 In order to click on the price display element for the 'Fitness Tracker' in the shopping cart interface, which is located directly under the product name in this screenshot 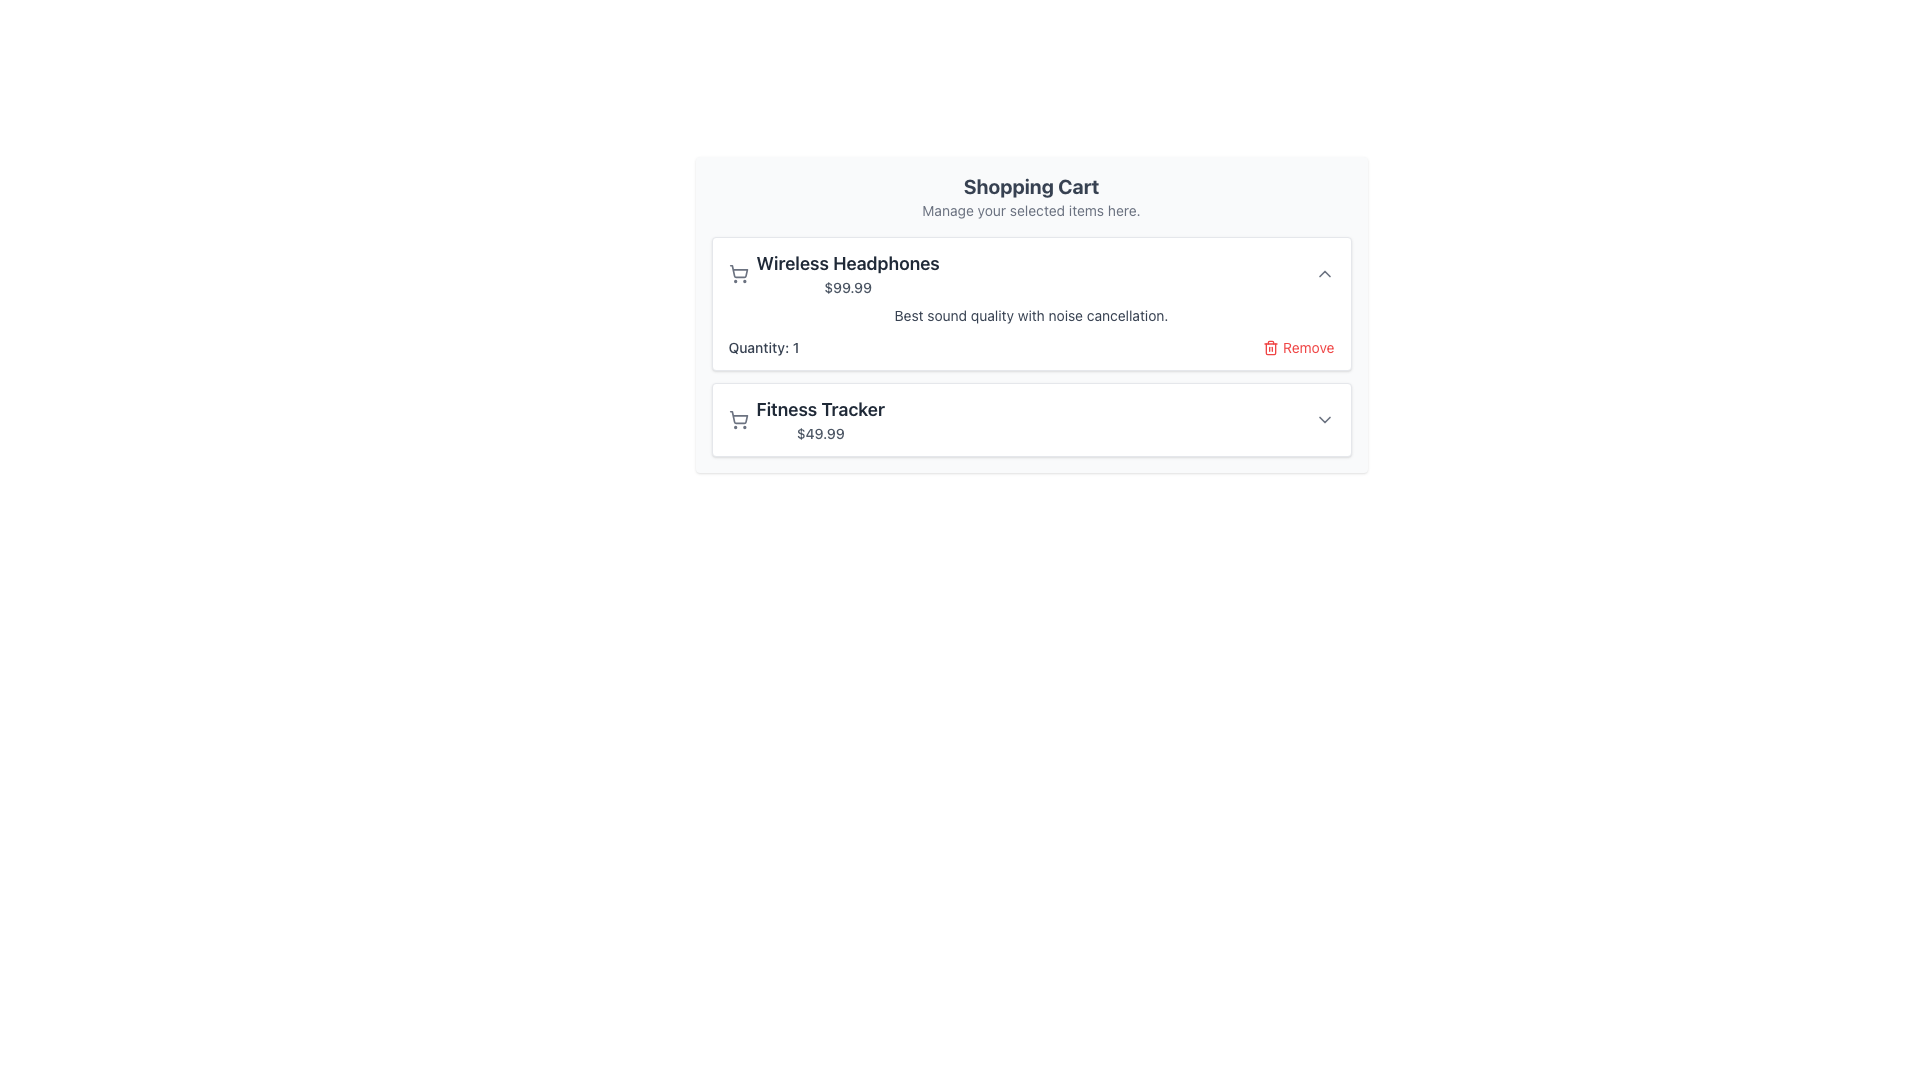, I will do `click(820, 433)`.